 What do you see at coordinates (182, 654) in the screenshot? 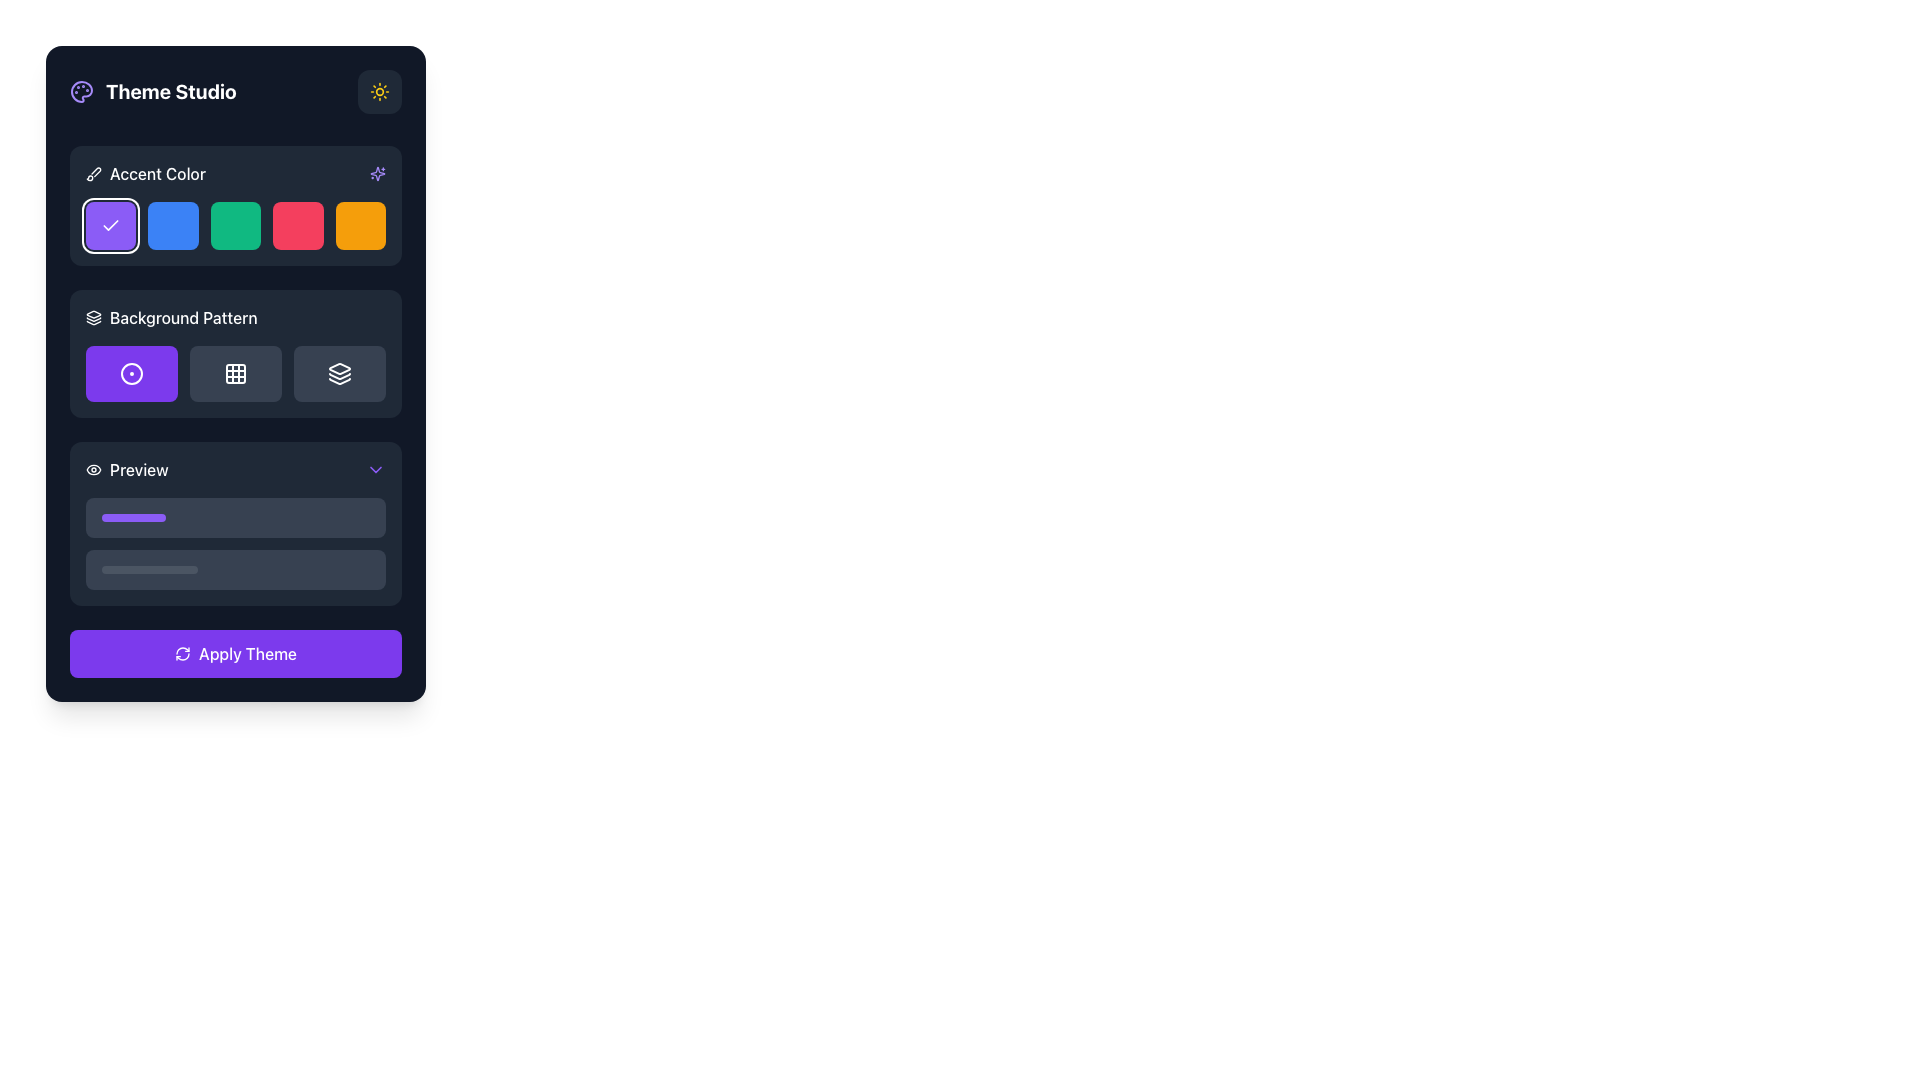
I see `the refresh icon representing a refresh action, which is part of the 'Apply Theme' button, located near the bottom of the interface` at bounding box center [182, 654].